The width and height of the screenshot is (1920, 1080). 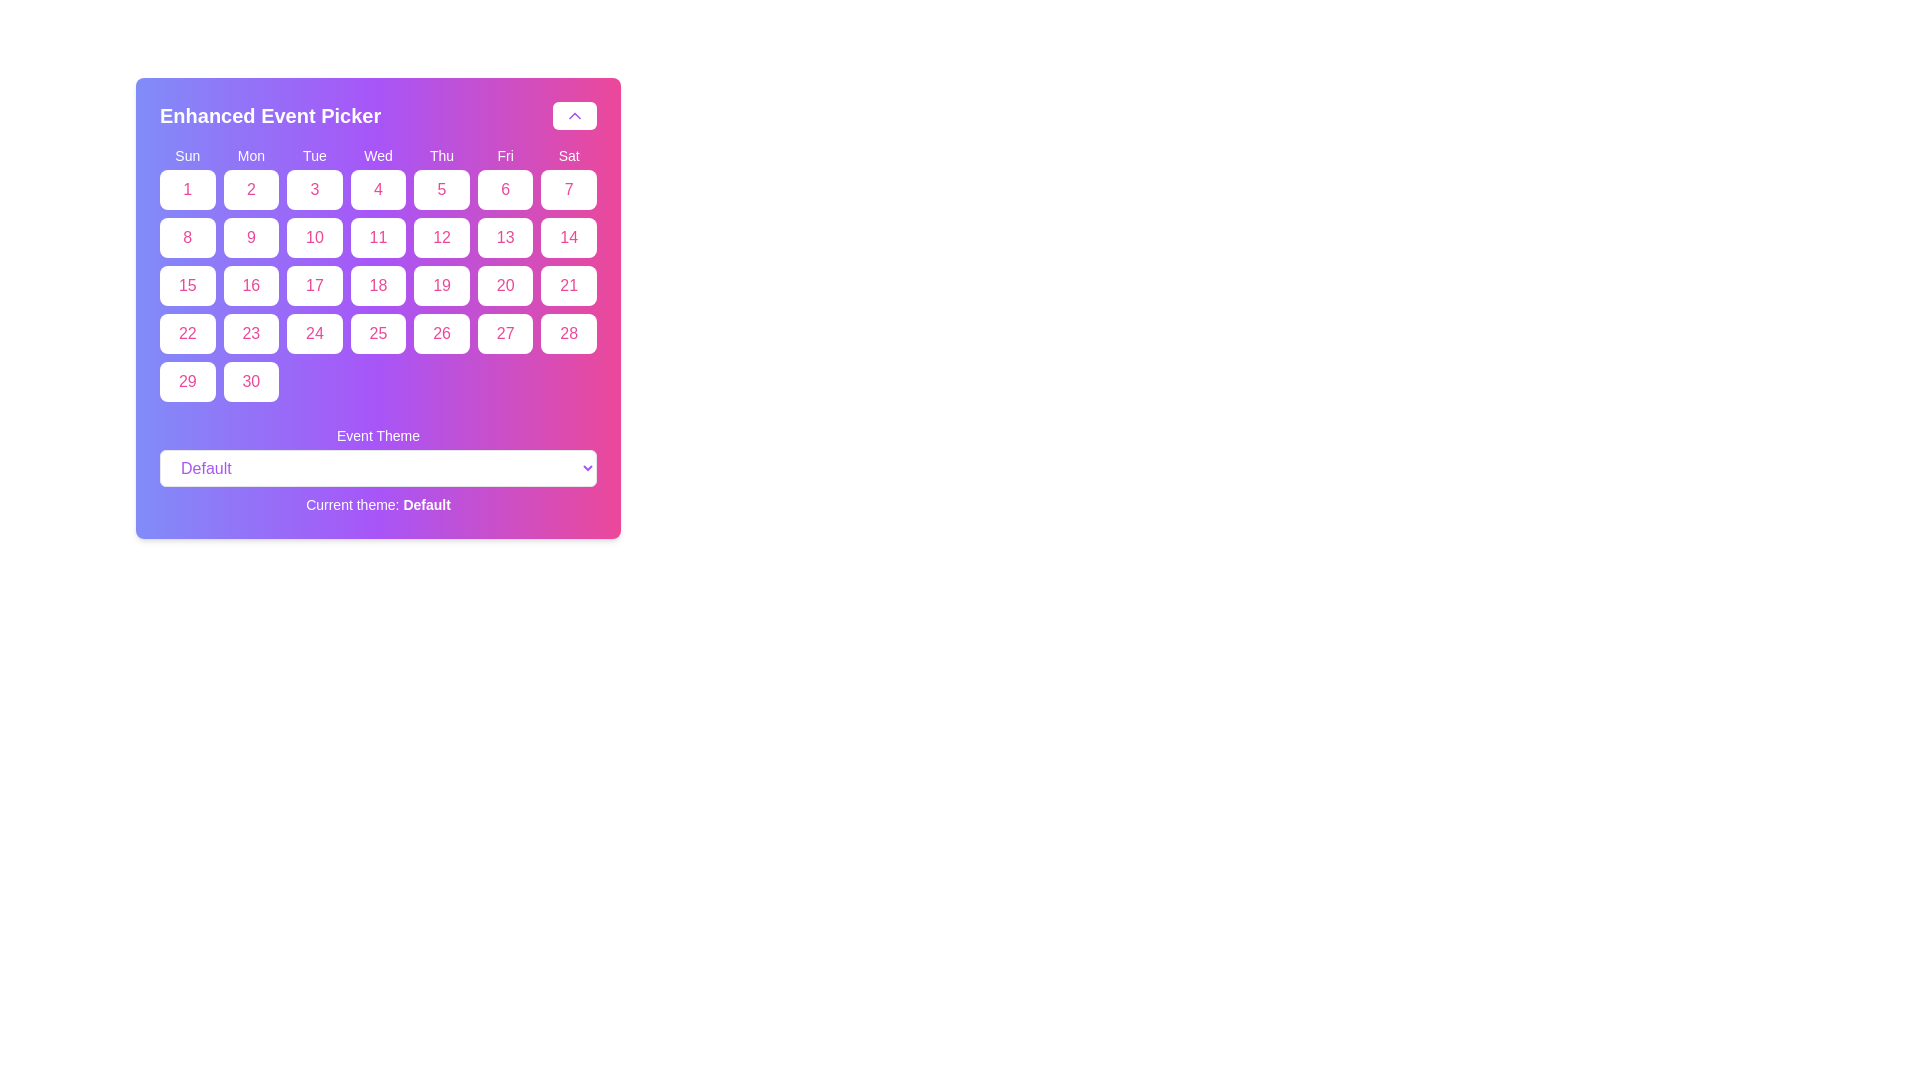 What do you see at coordinates (378, 468) in the screenshot?
I see `the Dropdown menu labeled 'Event Theme'` at bounding box center [378, 468].